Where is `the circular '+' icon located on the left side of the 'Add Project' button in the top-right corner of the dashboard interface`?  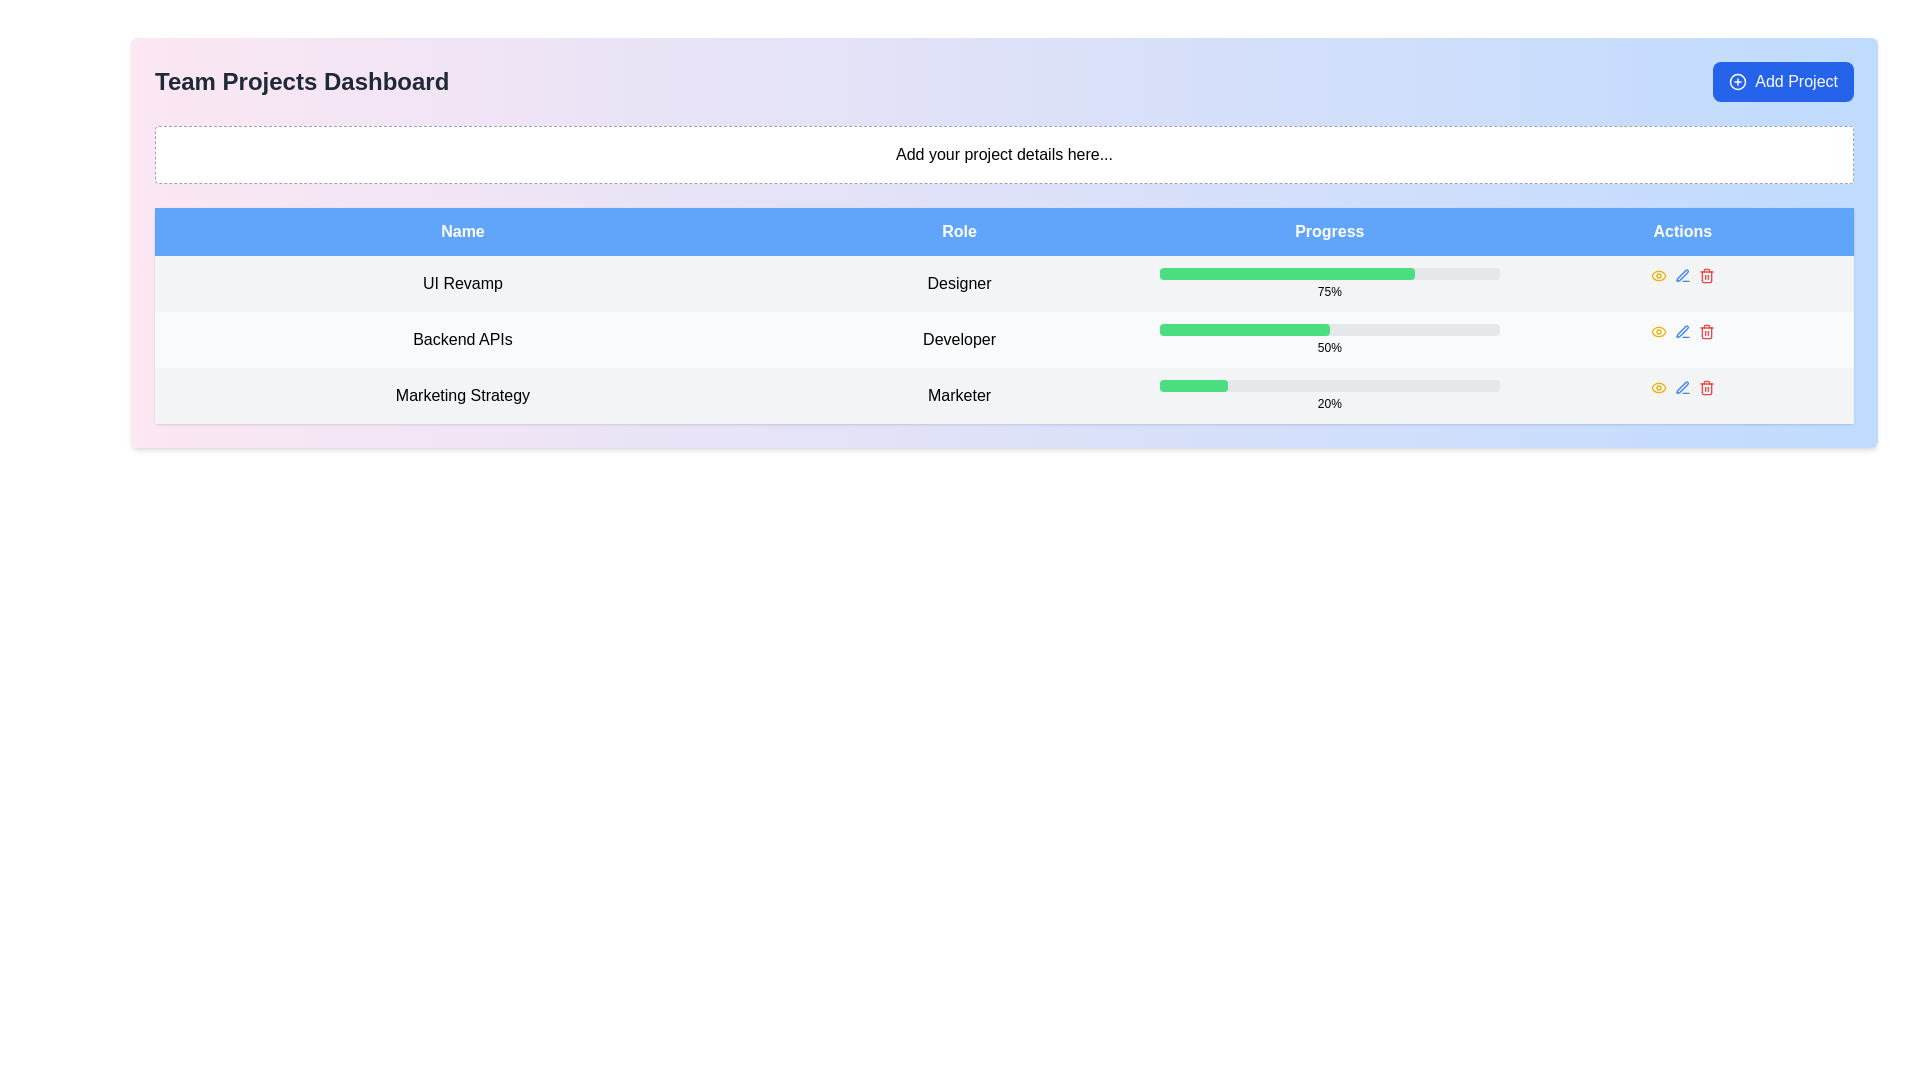 the circular '+' icon located on the left side of the 'Add Project' button in the top-right corner of the dashboard interface is located at coordinates (1737, 80).